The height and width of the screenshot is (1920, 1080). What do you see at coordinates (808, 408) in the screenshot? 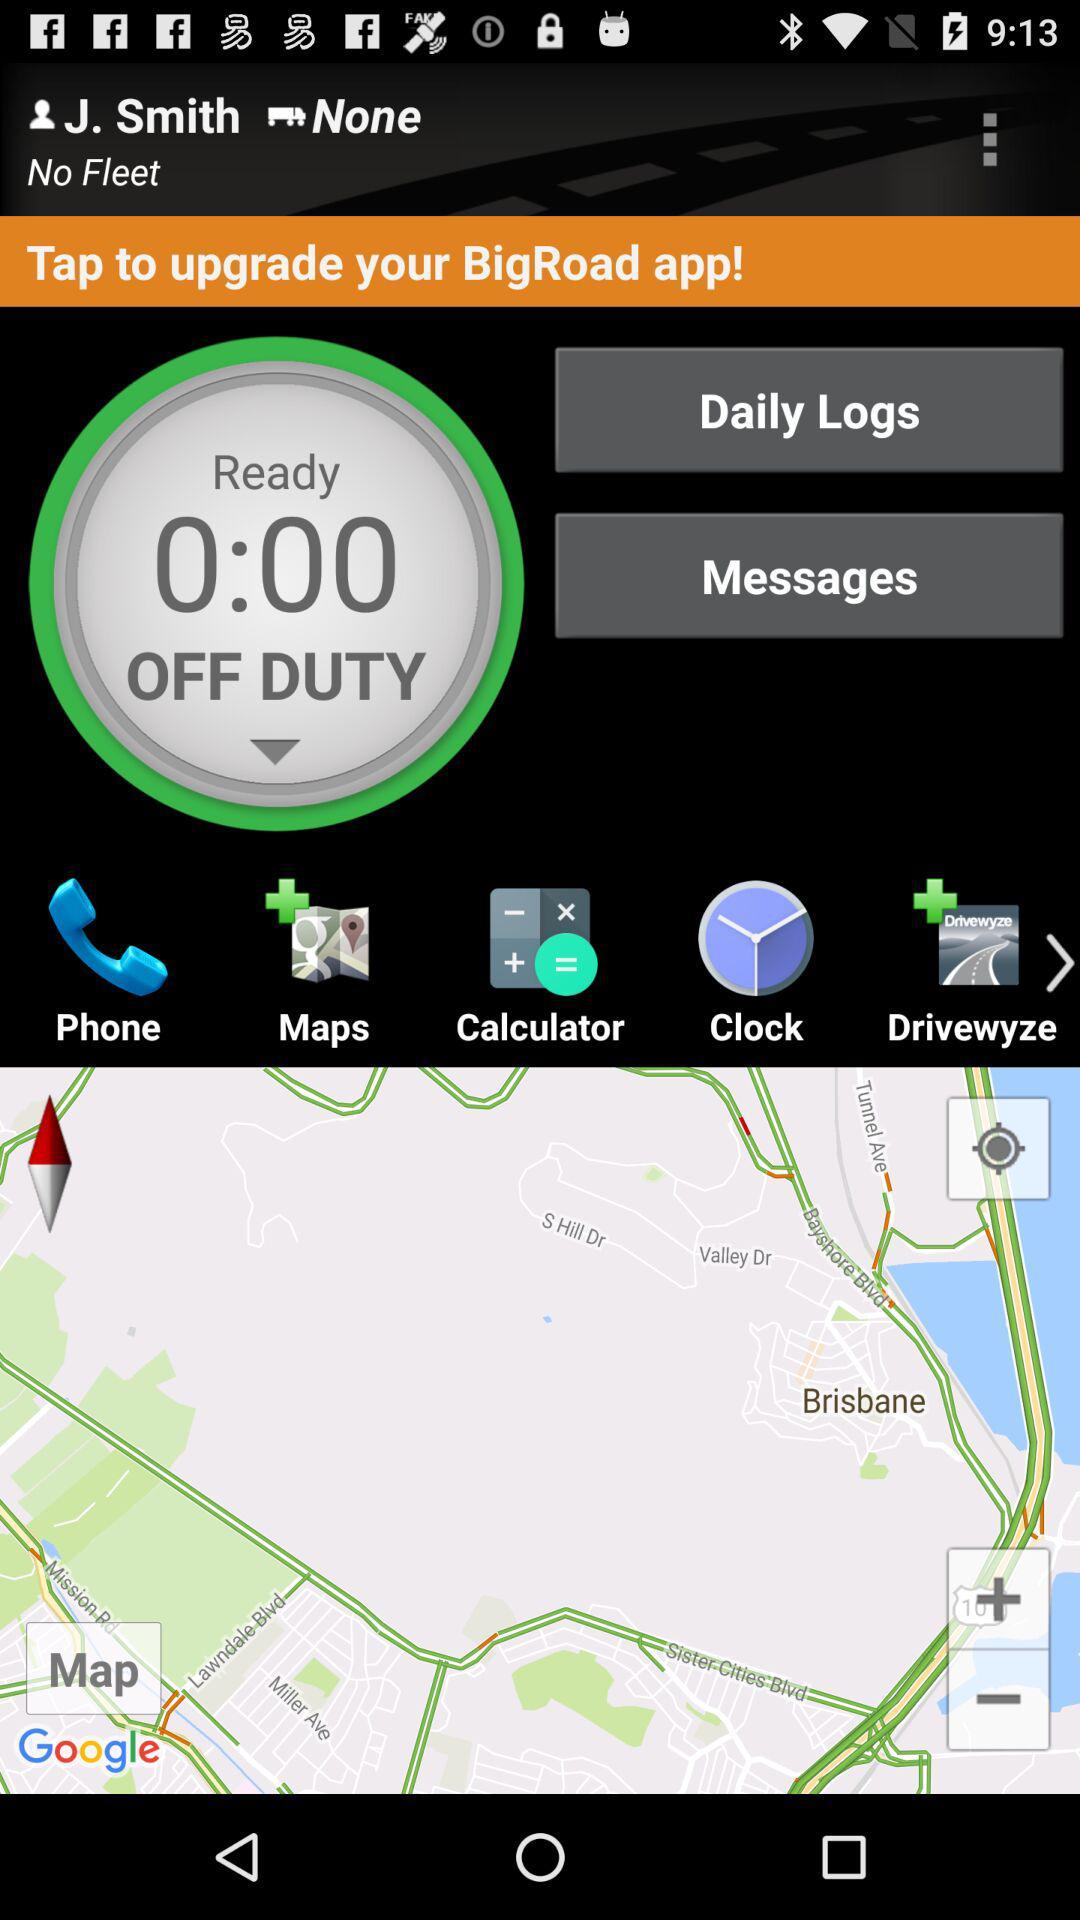
I see `the daily logs button` at bounding box center [808, 408].